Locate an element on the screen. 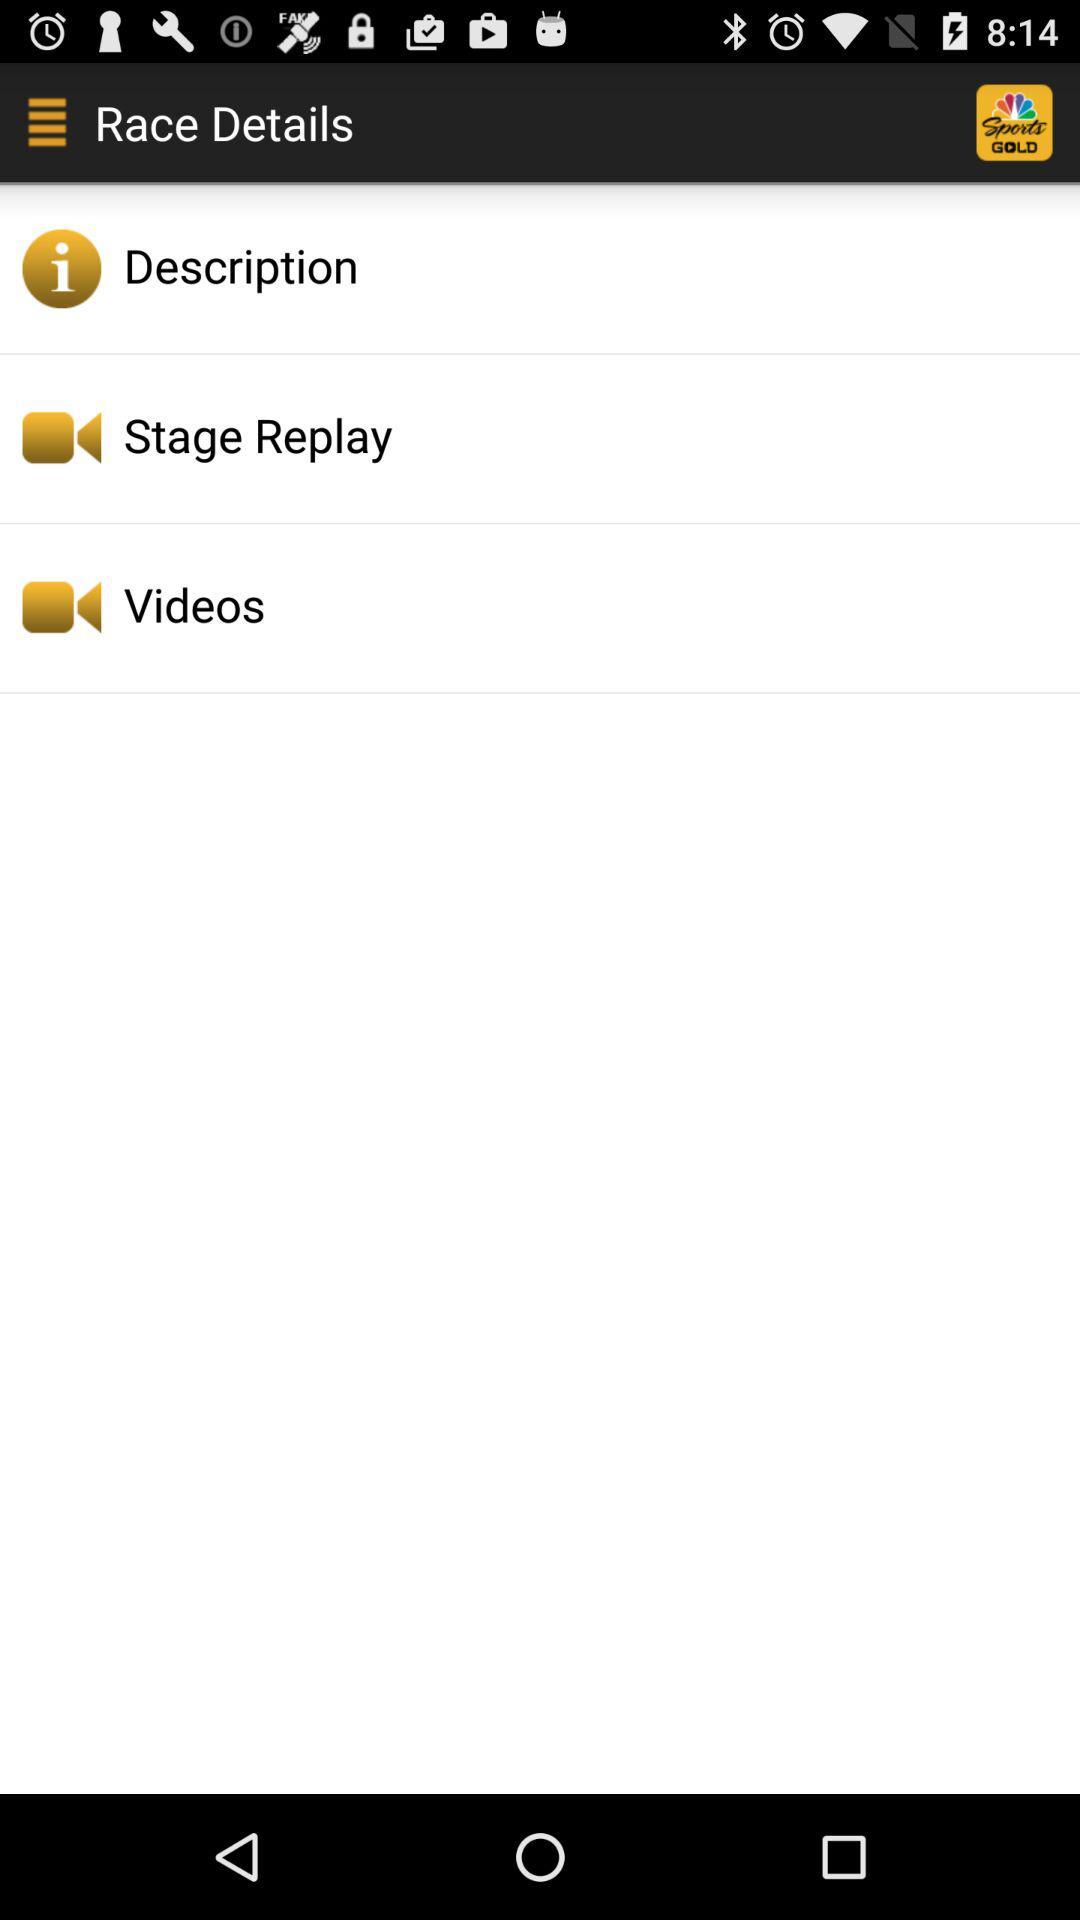  videos icon is located at coordinates (595, 603).